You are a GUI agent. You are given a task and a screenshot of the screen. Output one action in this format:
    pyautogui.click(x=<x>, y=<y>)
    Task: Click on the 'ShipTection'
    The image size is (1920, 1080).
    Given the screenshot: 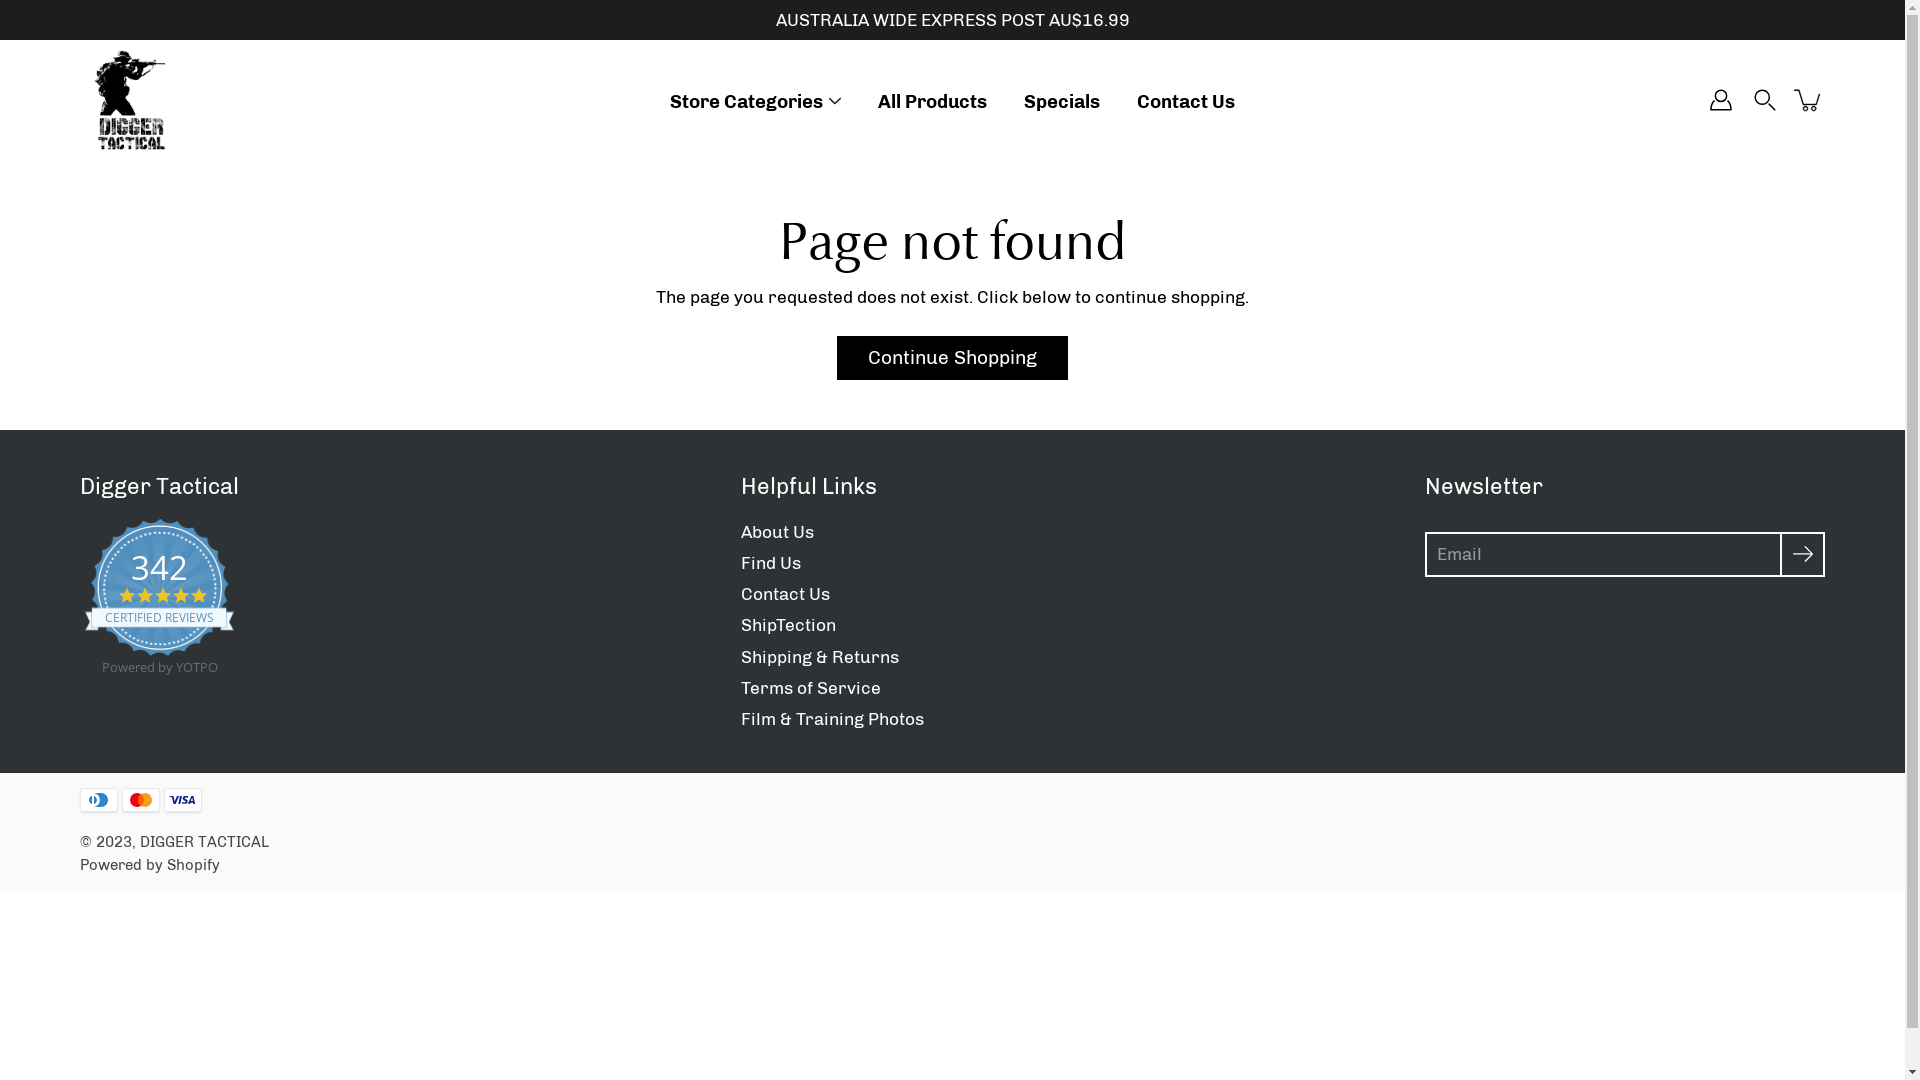 What is the action you would take?
    pyautogui.click(x=786, y=623)
    